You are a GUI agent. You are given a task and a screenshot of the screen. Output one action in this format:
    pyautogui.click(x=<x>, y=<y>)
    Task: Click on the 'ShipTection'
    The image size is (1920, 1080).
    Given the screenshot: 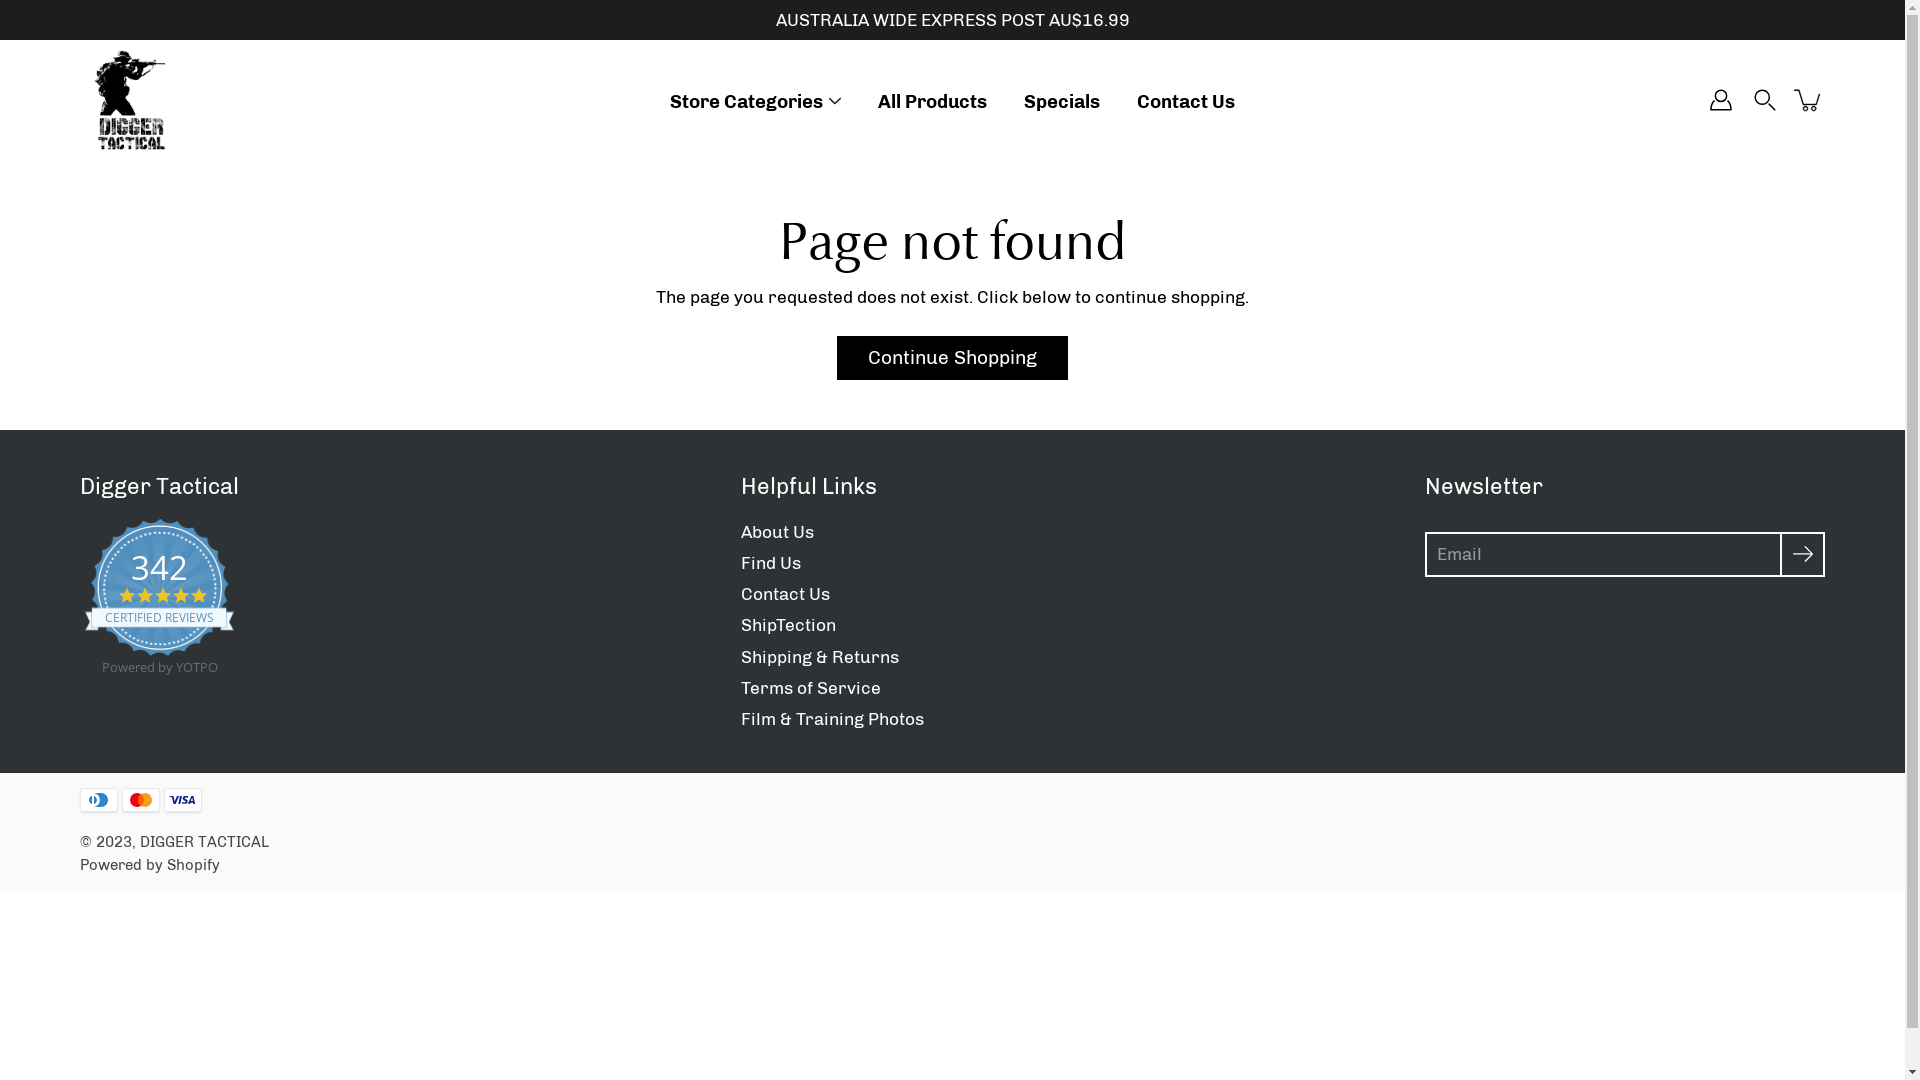 What is the action you would take?
    pyautogui.click(x=786, y=623)
    